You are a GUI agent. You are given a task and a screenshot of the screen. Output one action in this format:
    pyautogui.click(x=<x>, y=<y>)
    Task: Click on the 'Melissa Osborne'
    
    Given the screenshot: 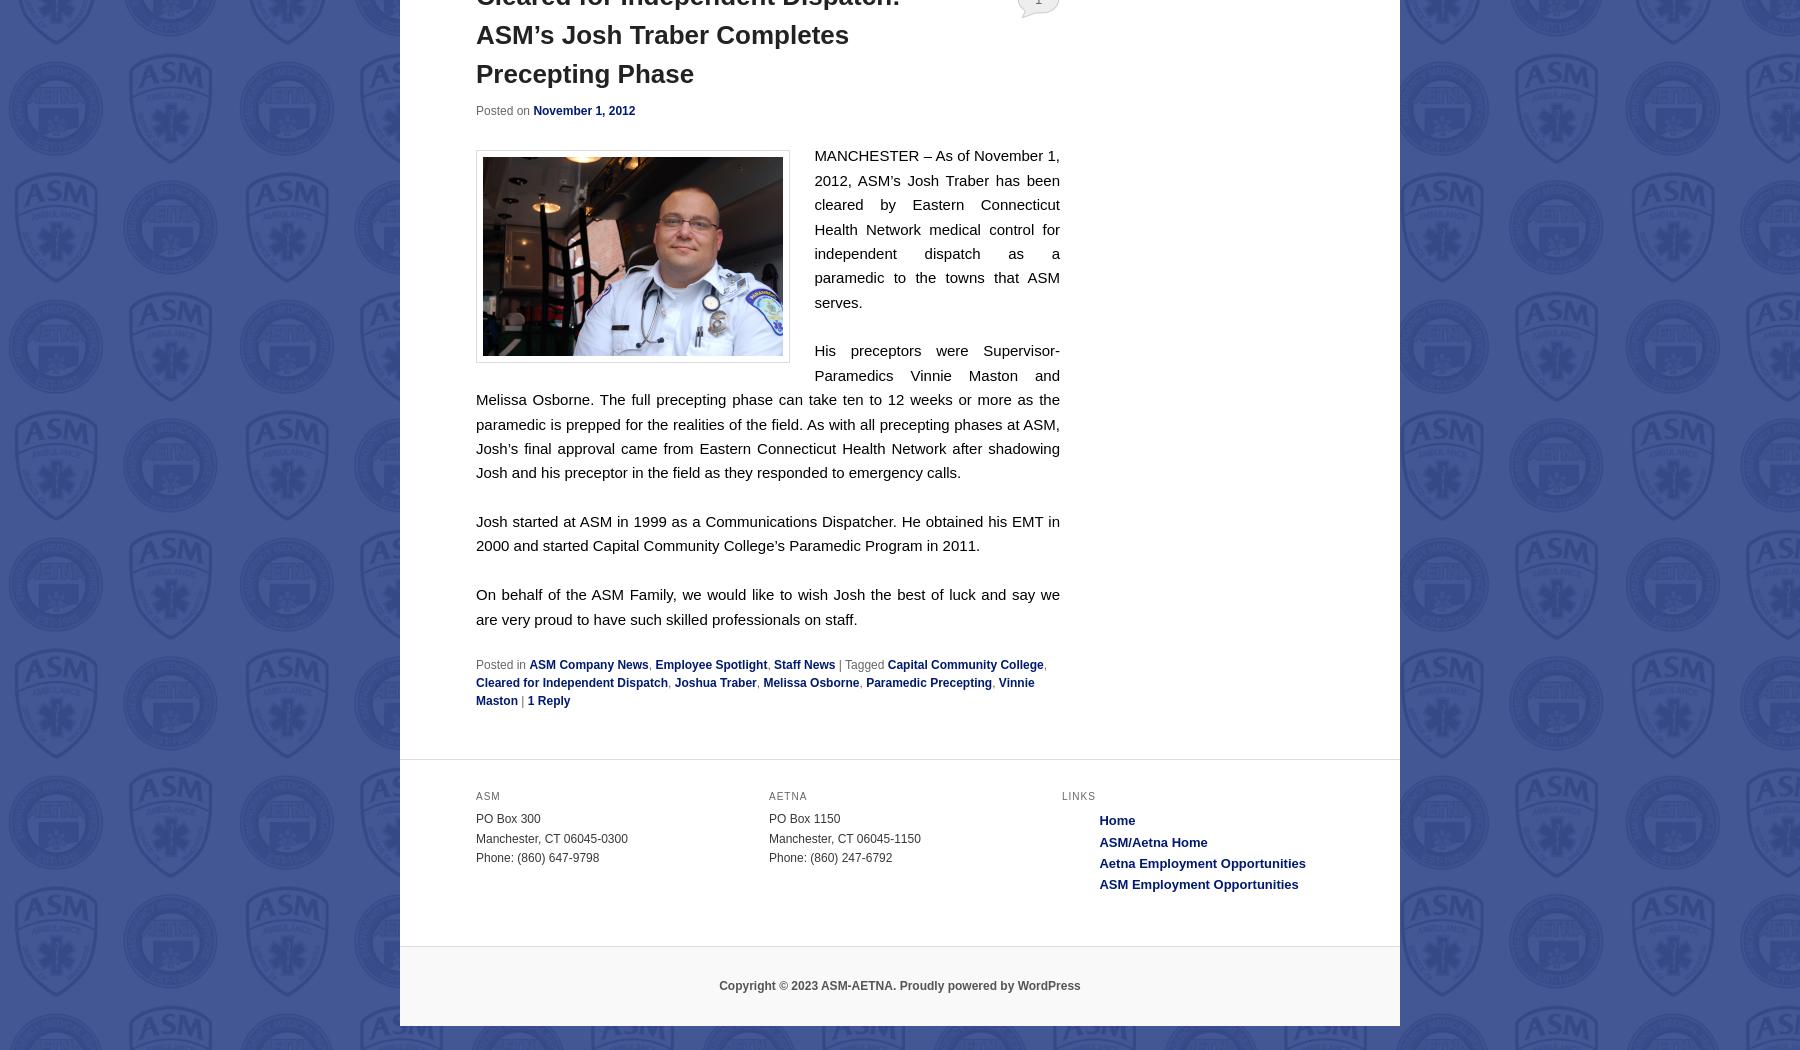 What is the action you would take?
    pyautogui.click(x=811, y=683)
    